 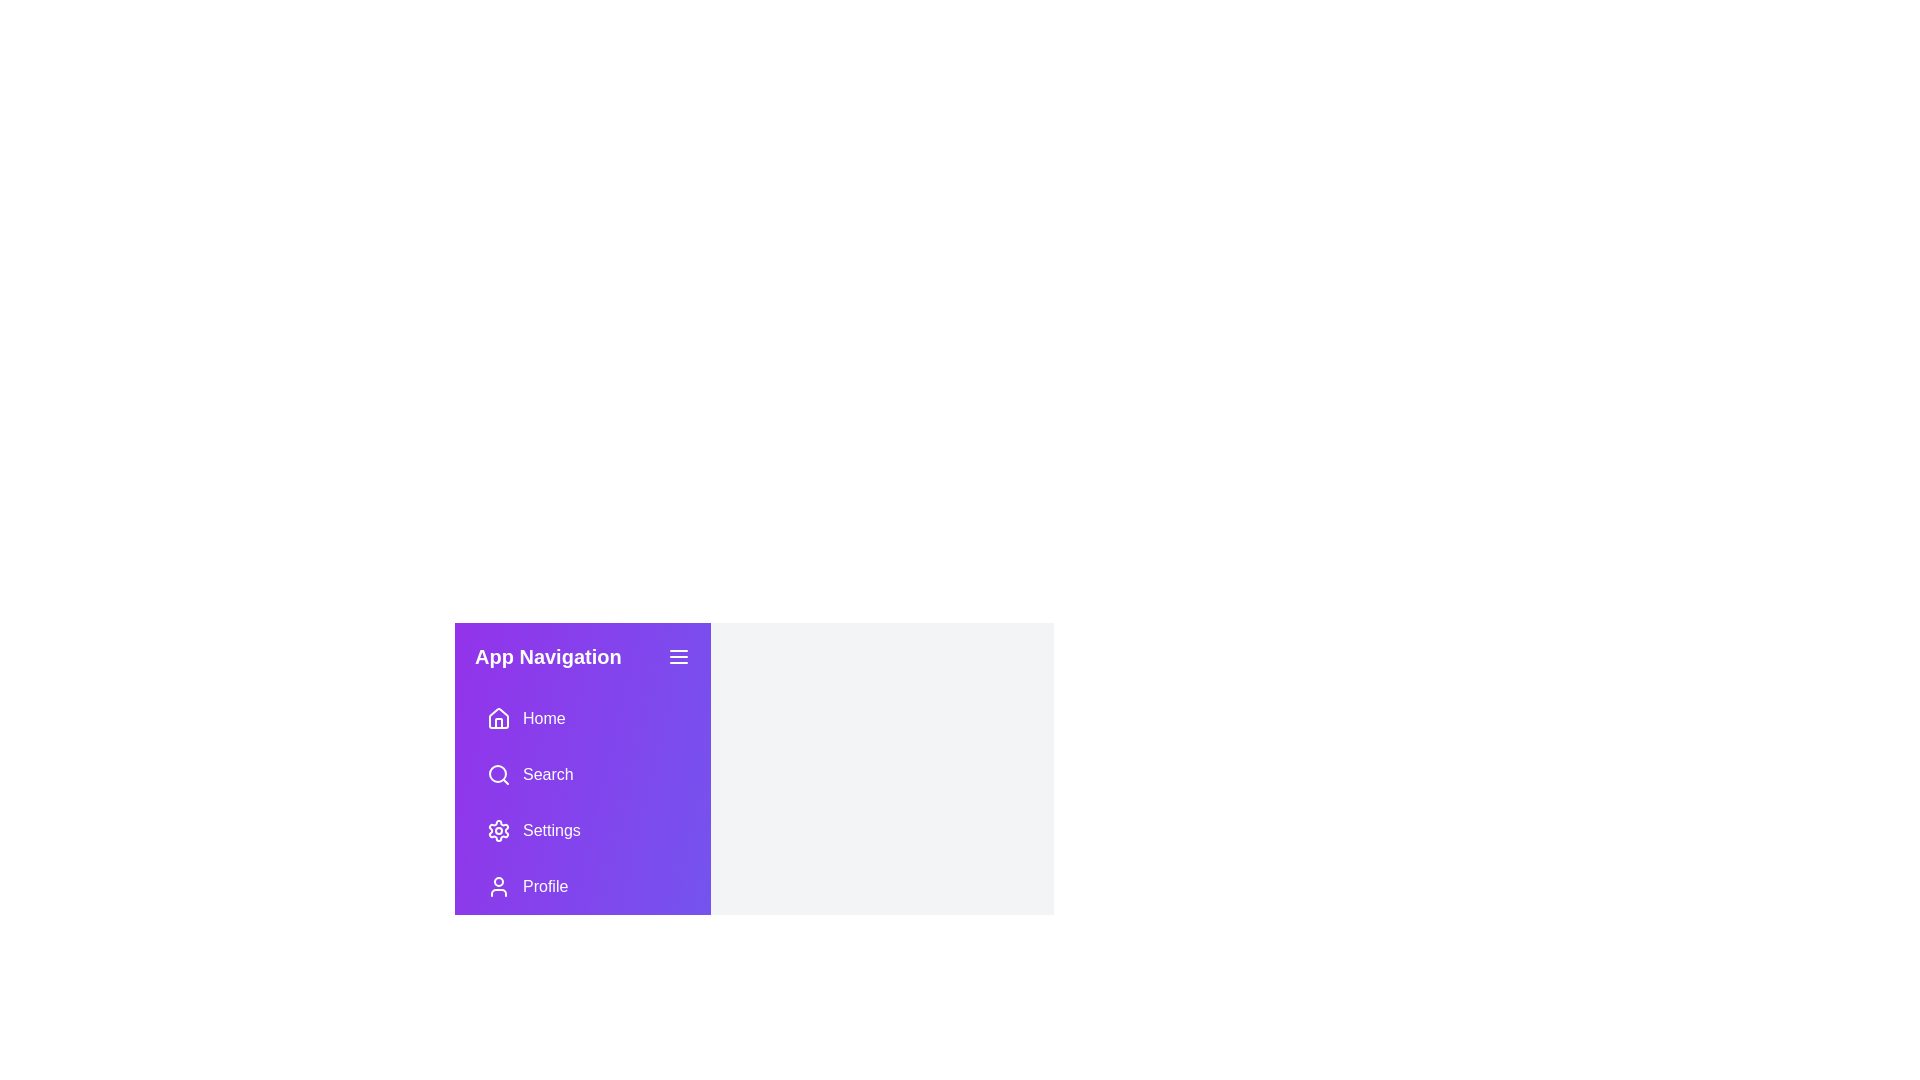 I want to click on the drawer's header to interact with it, so click(x=581, y=656).